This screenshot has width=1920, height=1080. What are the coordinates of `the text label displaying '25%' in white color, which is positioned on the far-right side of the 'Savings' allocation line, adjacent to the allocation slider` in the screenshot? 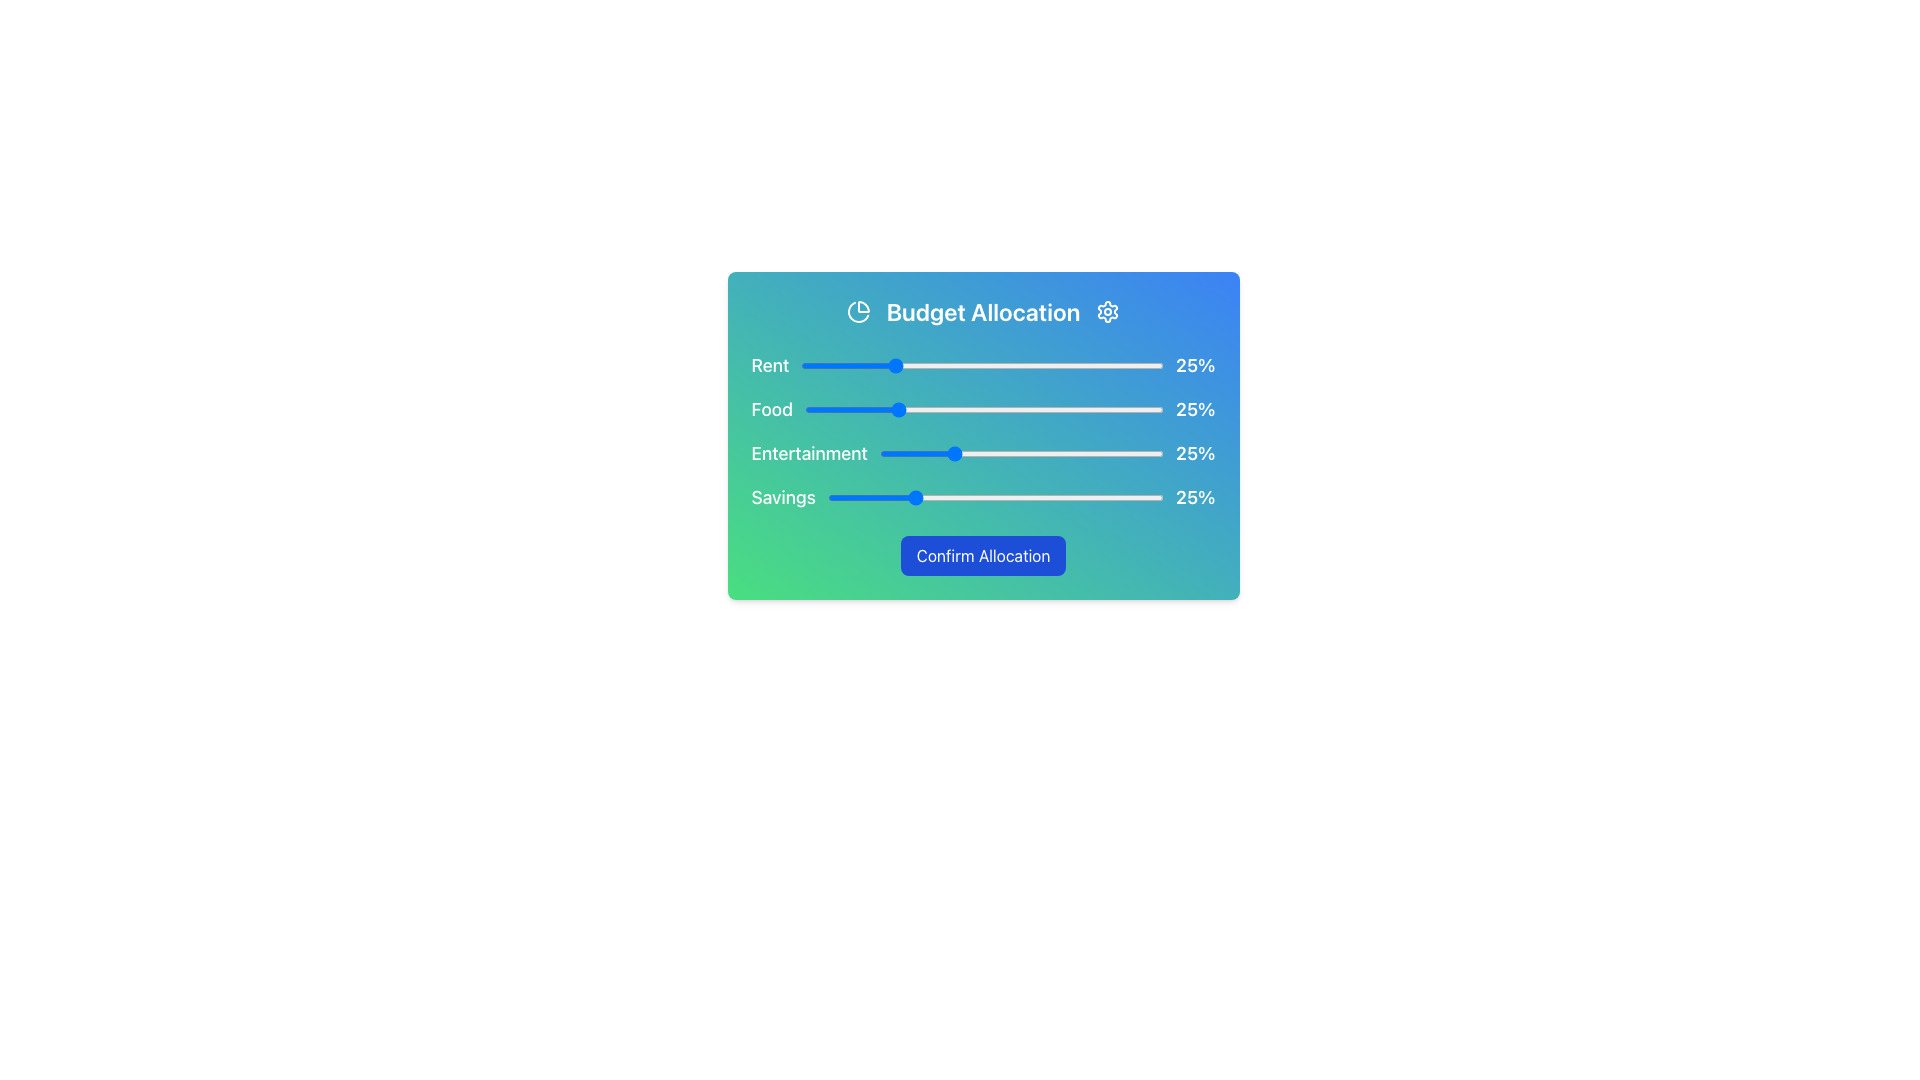 It's located at (1195, 496).